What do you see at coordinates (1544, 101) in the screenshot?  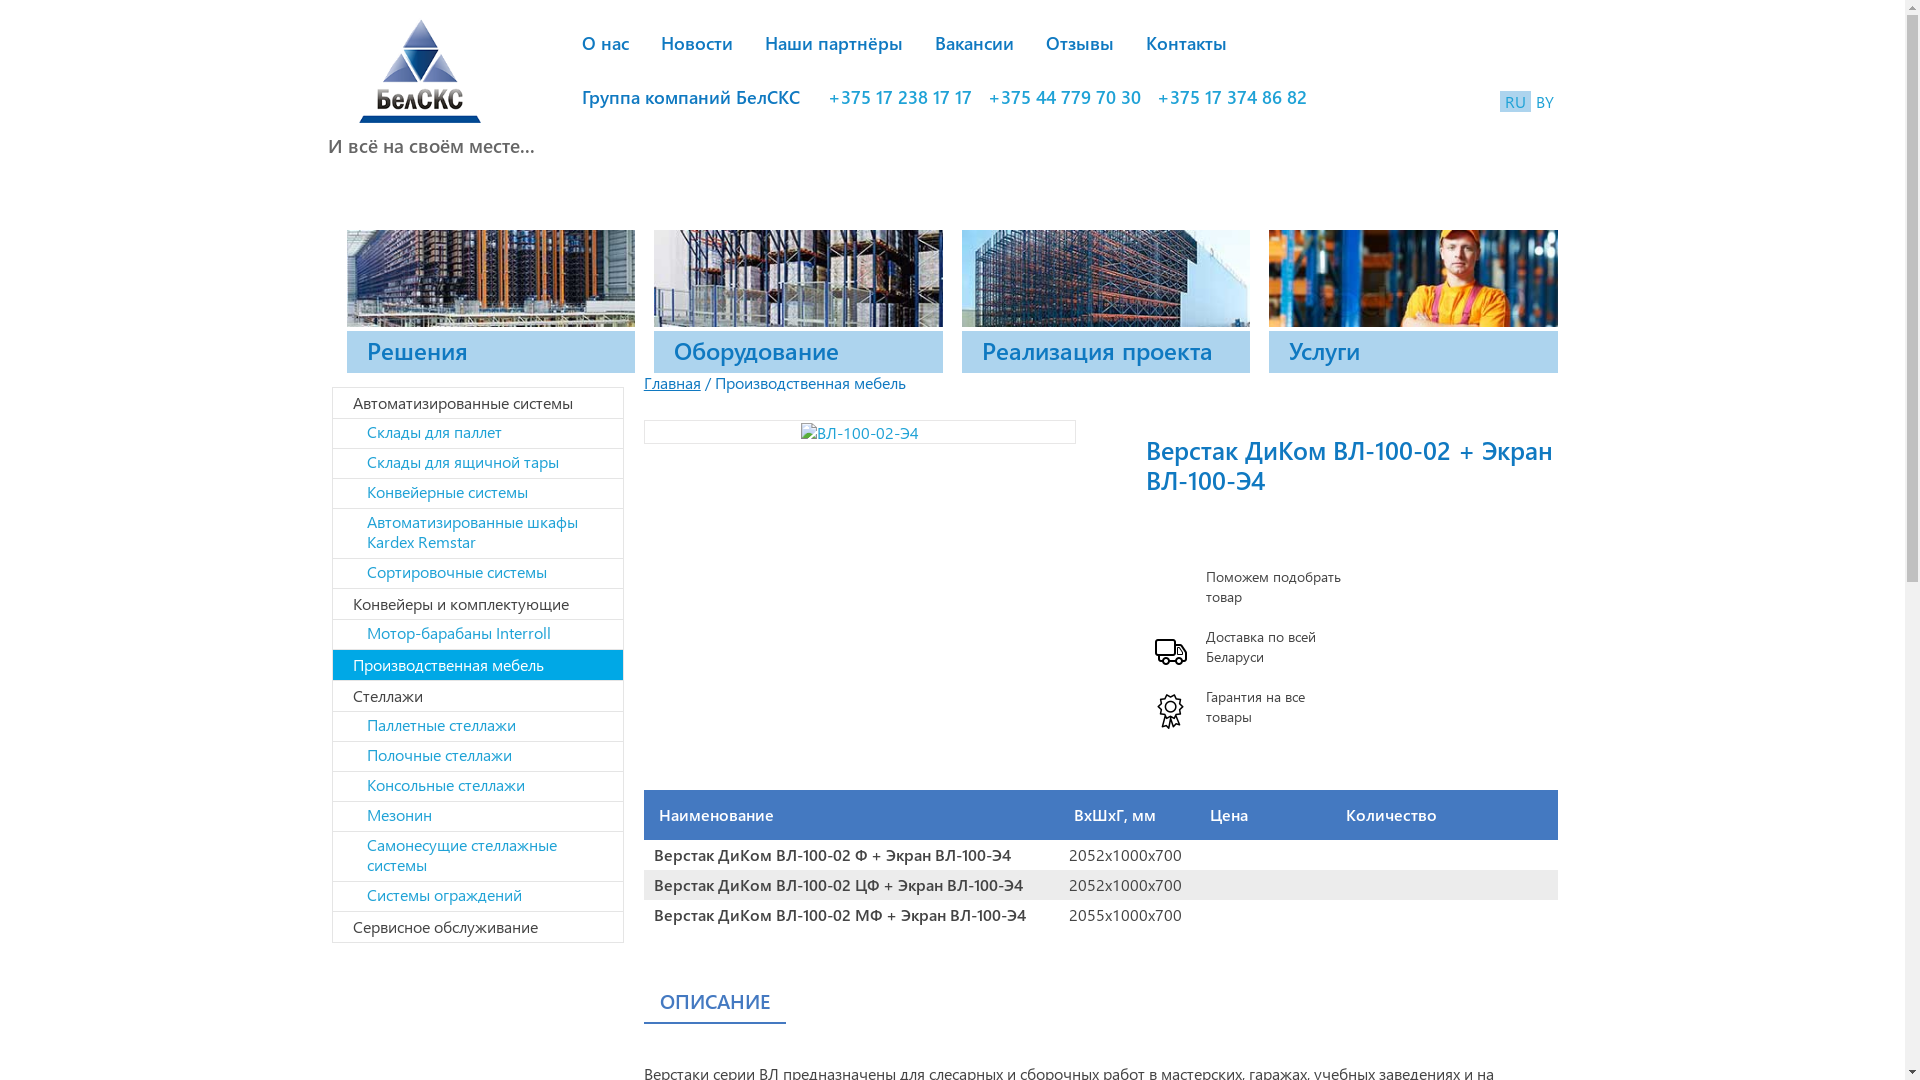 I see `'BY'` at bounding box center [1544, 101].